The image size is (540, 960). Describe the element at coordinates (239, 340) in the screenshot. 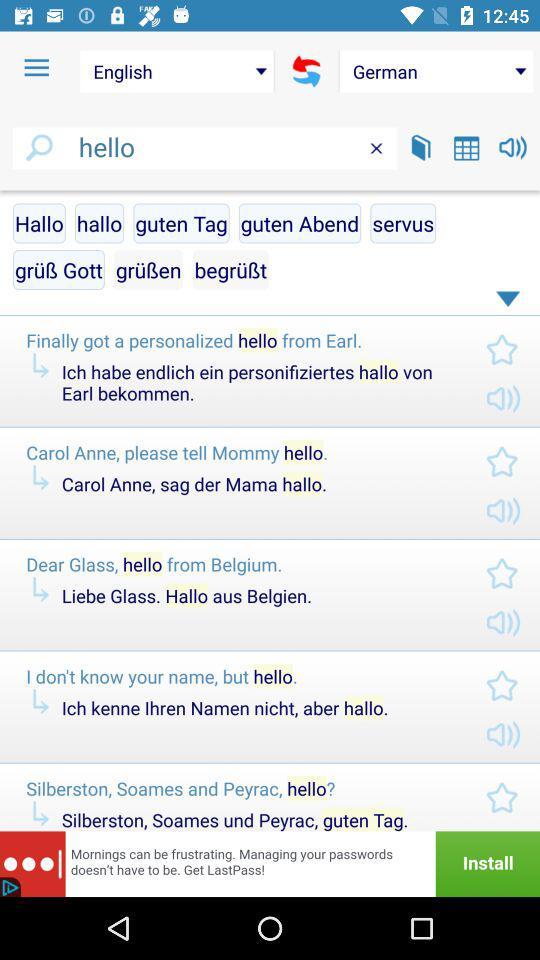

I see `finally got a` at that location.